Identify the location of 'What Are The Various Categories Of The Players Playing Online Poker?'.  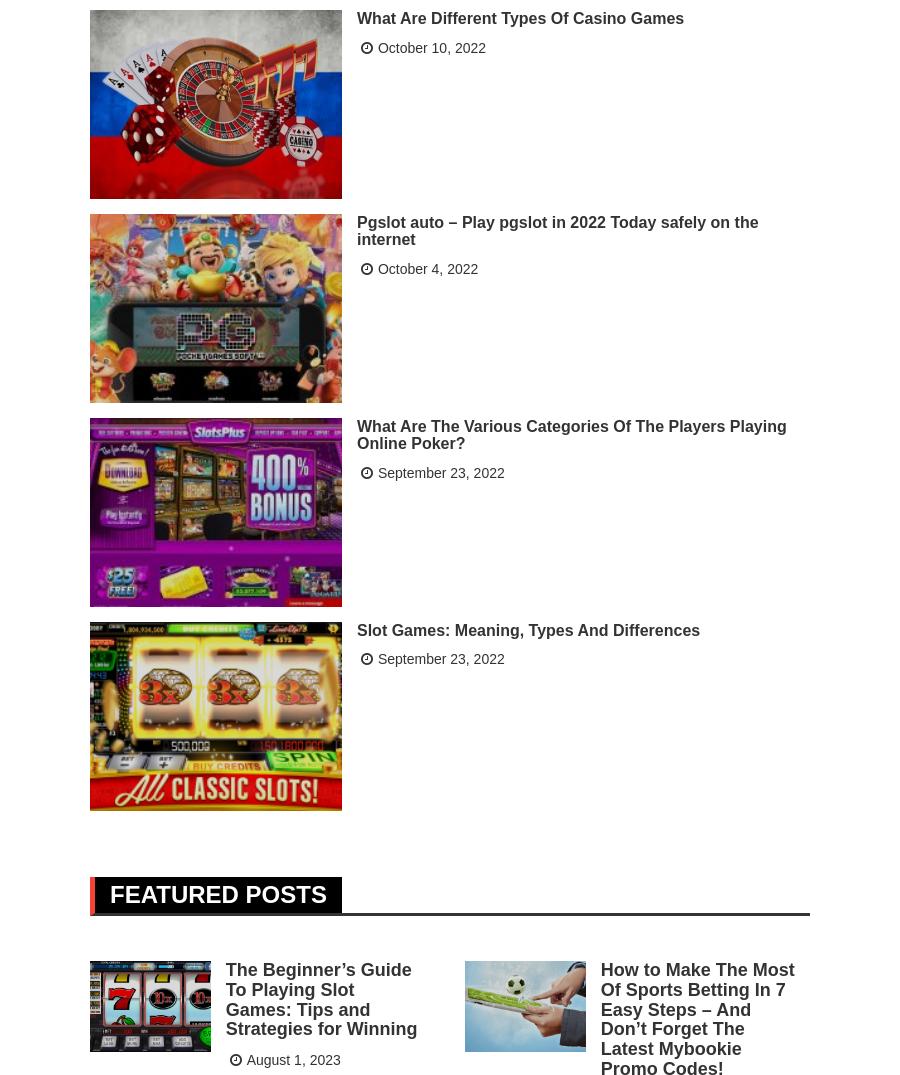
(571, 432).